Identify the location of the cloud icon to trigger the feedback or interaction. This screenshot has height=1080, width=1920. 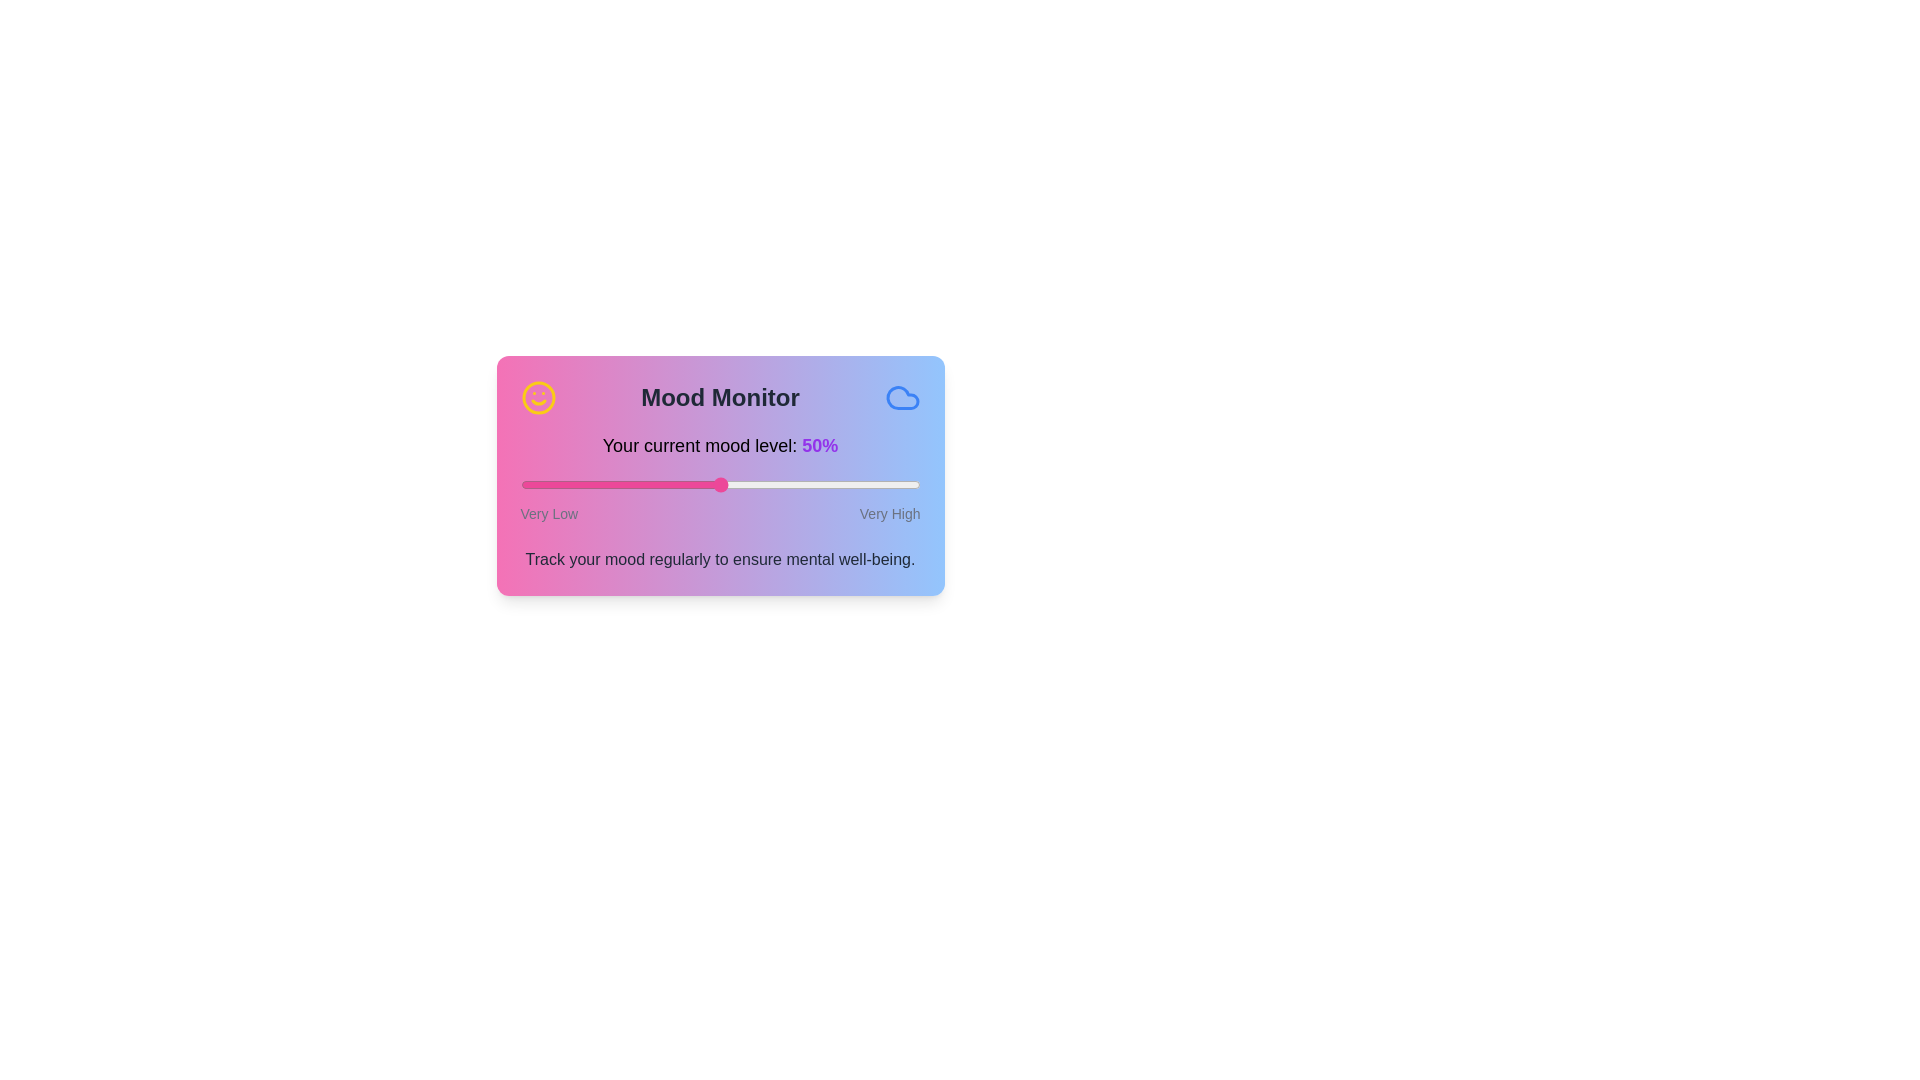
(901, 397).